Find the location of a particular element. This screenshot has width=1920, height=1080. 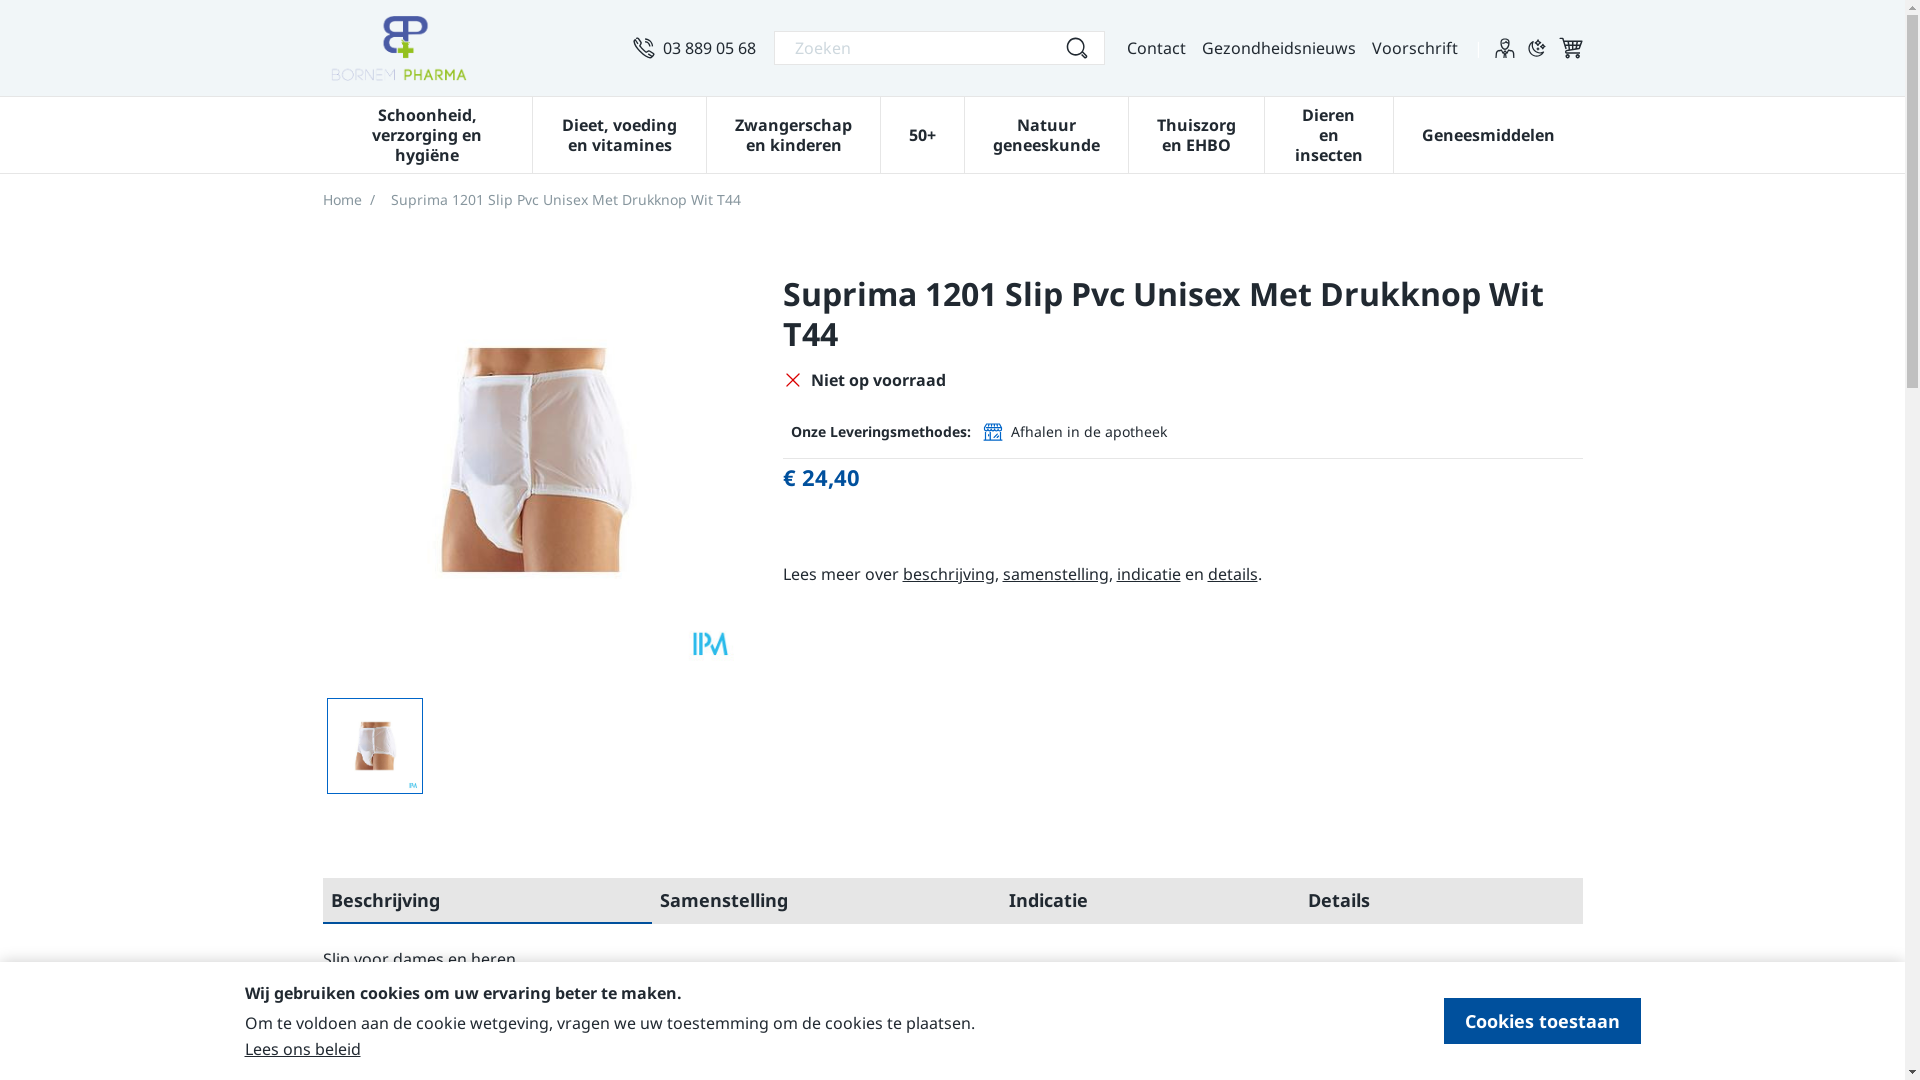

'03 889 05 68' is located at coordinates (693, 46).